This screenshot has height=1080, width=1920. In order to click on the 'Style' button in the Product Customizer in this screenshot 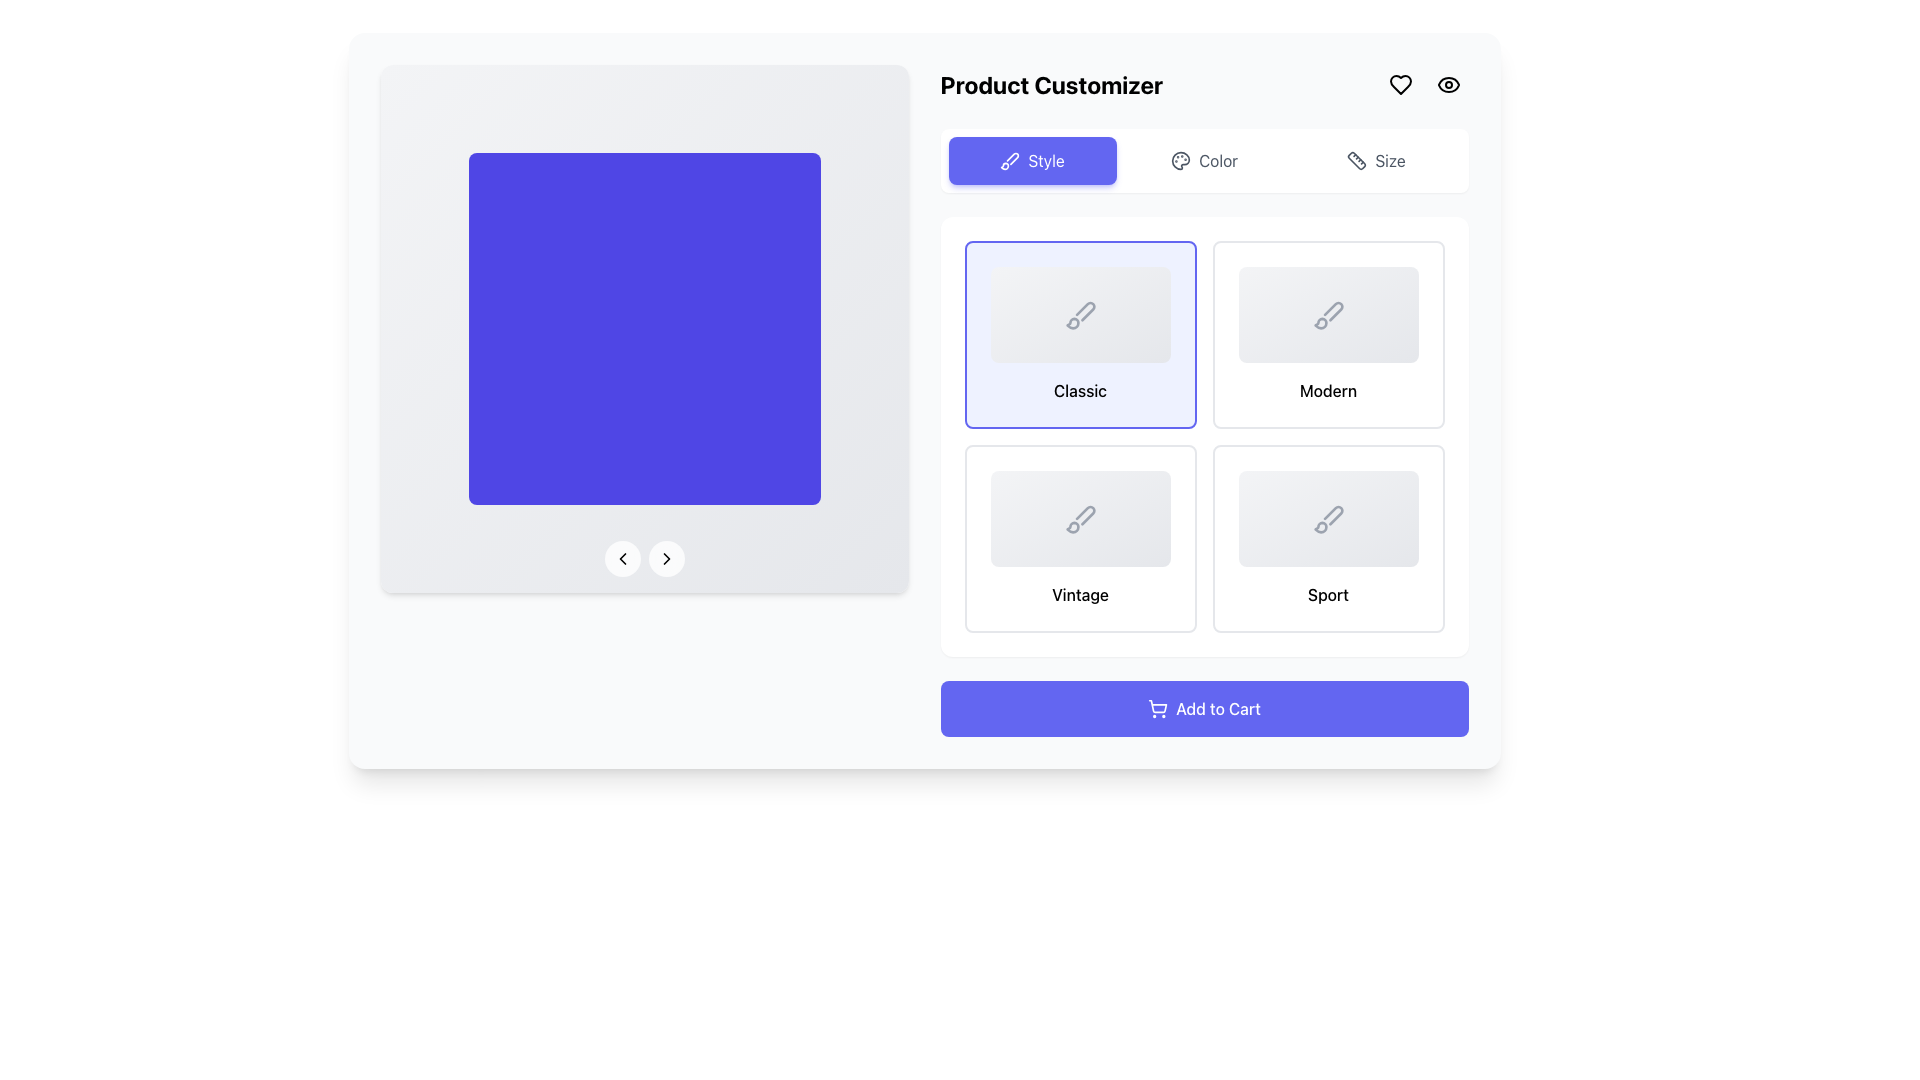, I will do `click(1045, 160)`.